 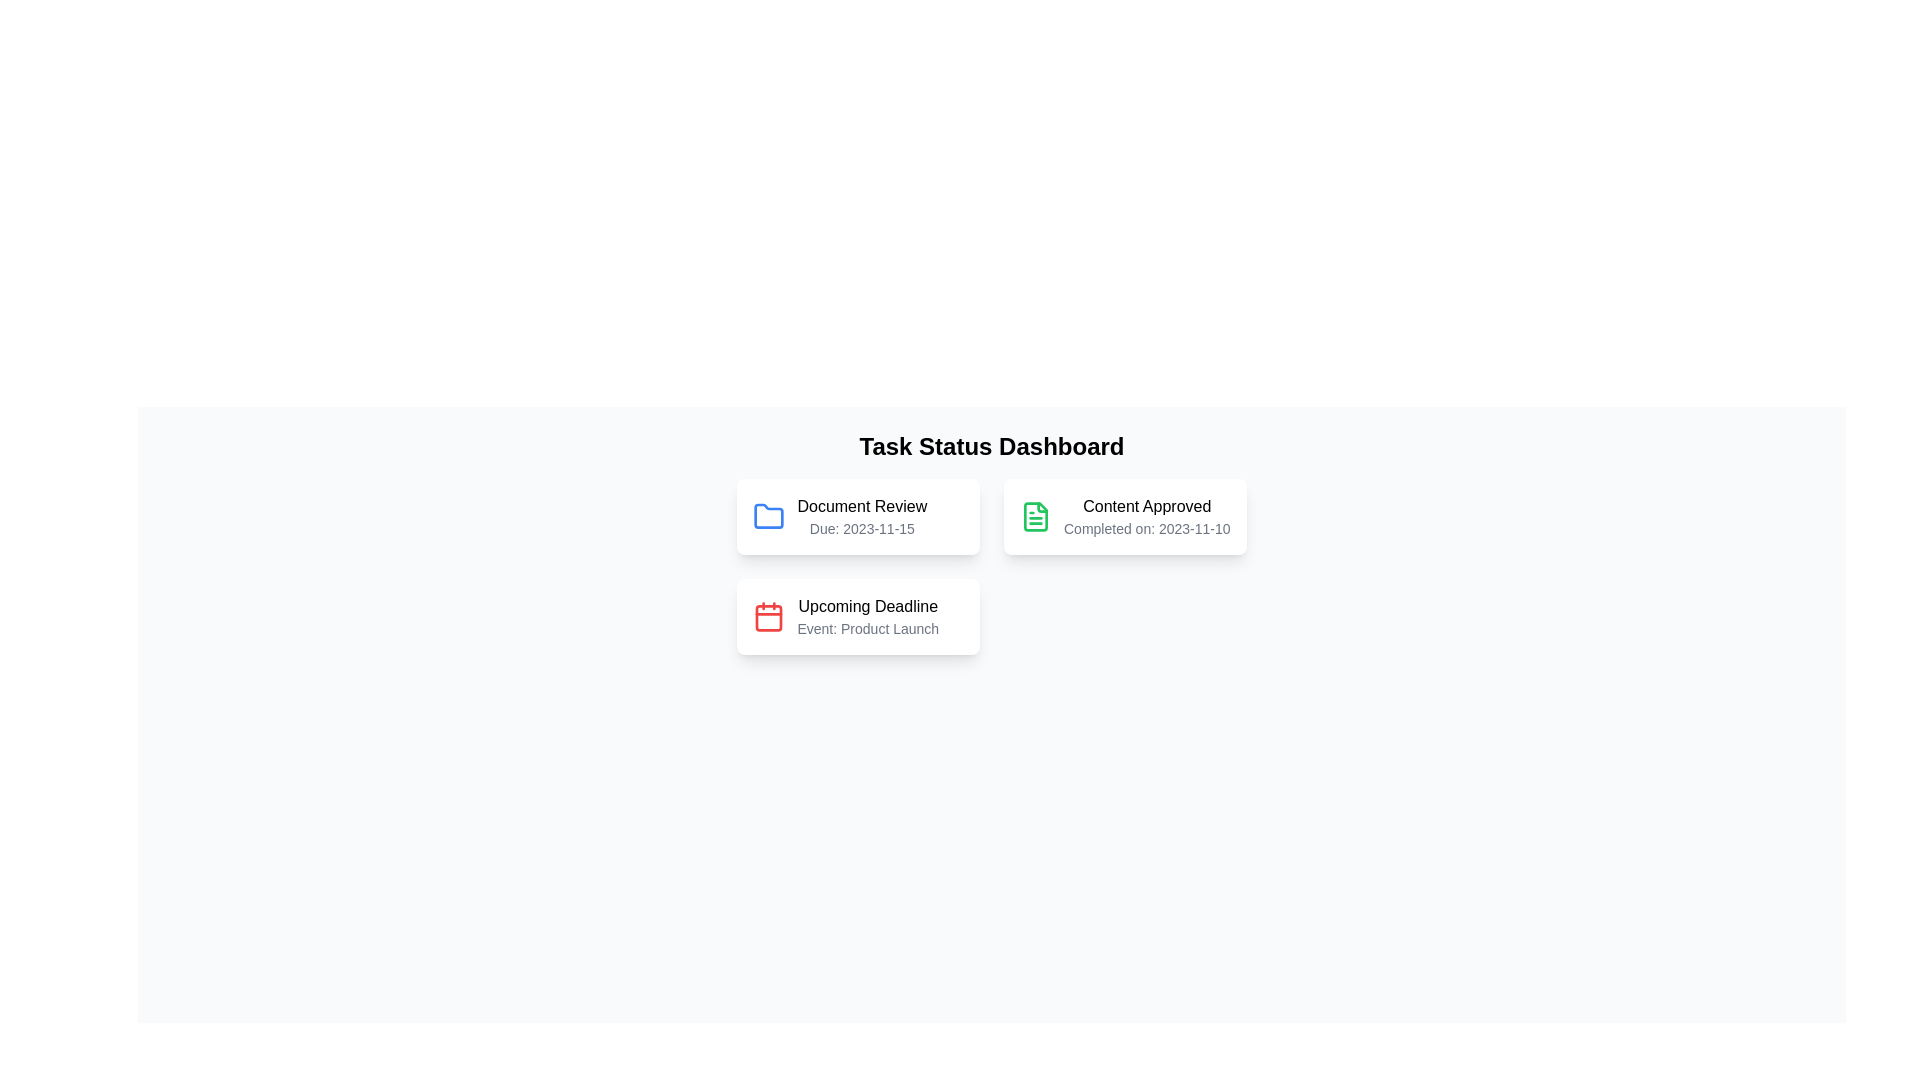 I want to click on the 'Document Review' text block, which includes a bold title and a muted subtitle, so click(x=862, y=515).